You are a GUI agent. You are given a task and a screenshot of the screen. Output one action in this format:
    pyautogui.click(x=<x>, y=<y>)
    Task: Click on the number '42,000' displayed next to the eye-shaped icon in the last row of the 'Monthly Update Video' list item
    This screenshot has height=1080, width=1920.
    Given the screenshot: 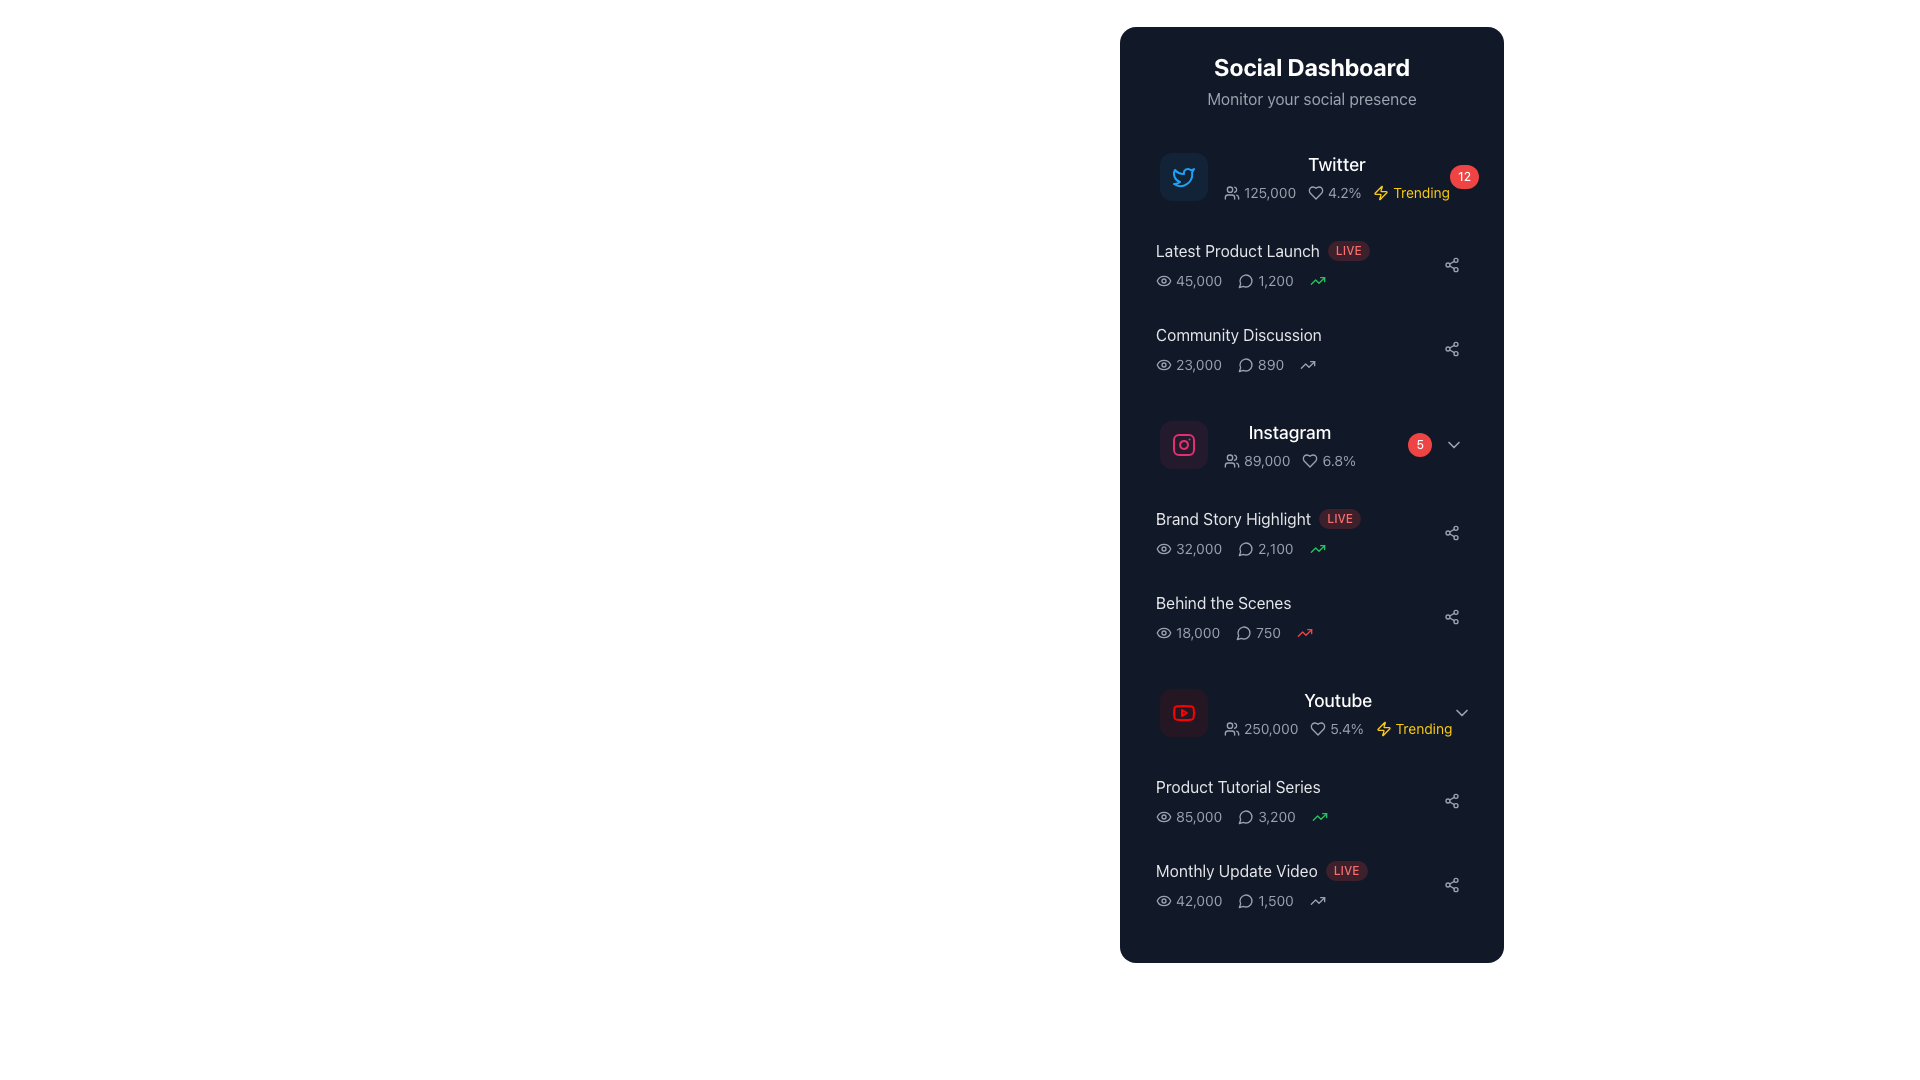 What is the action you would take?
    pyautogui.click(x=1189, y=901)
    